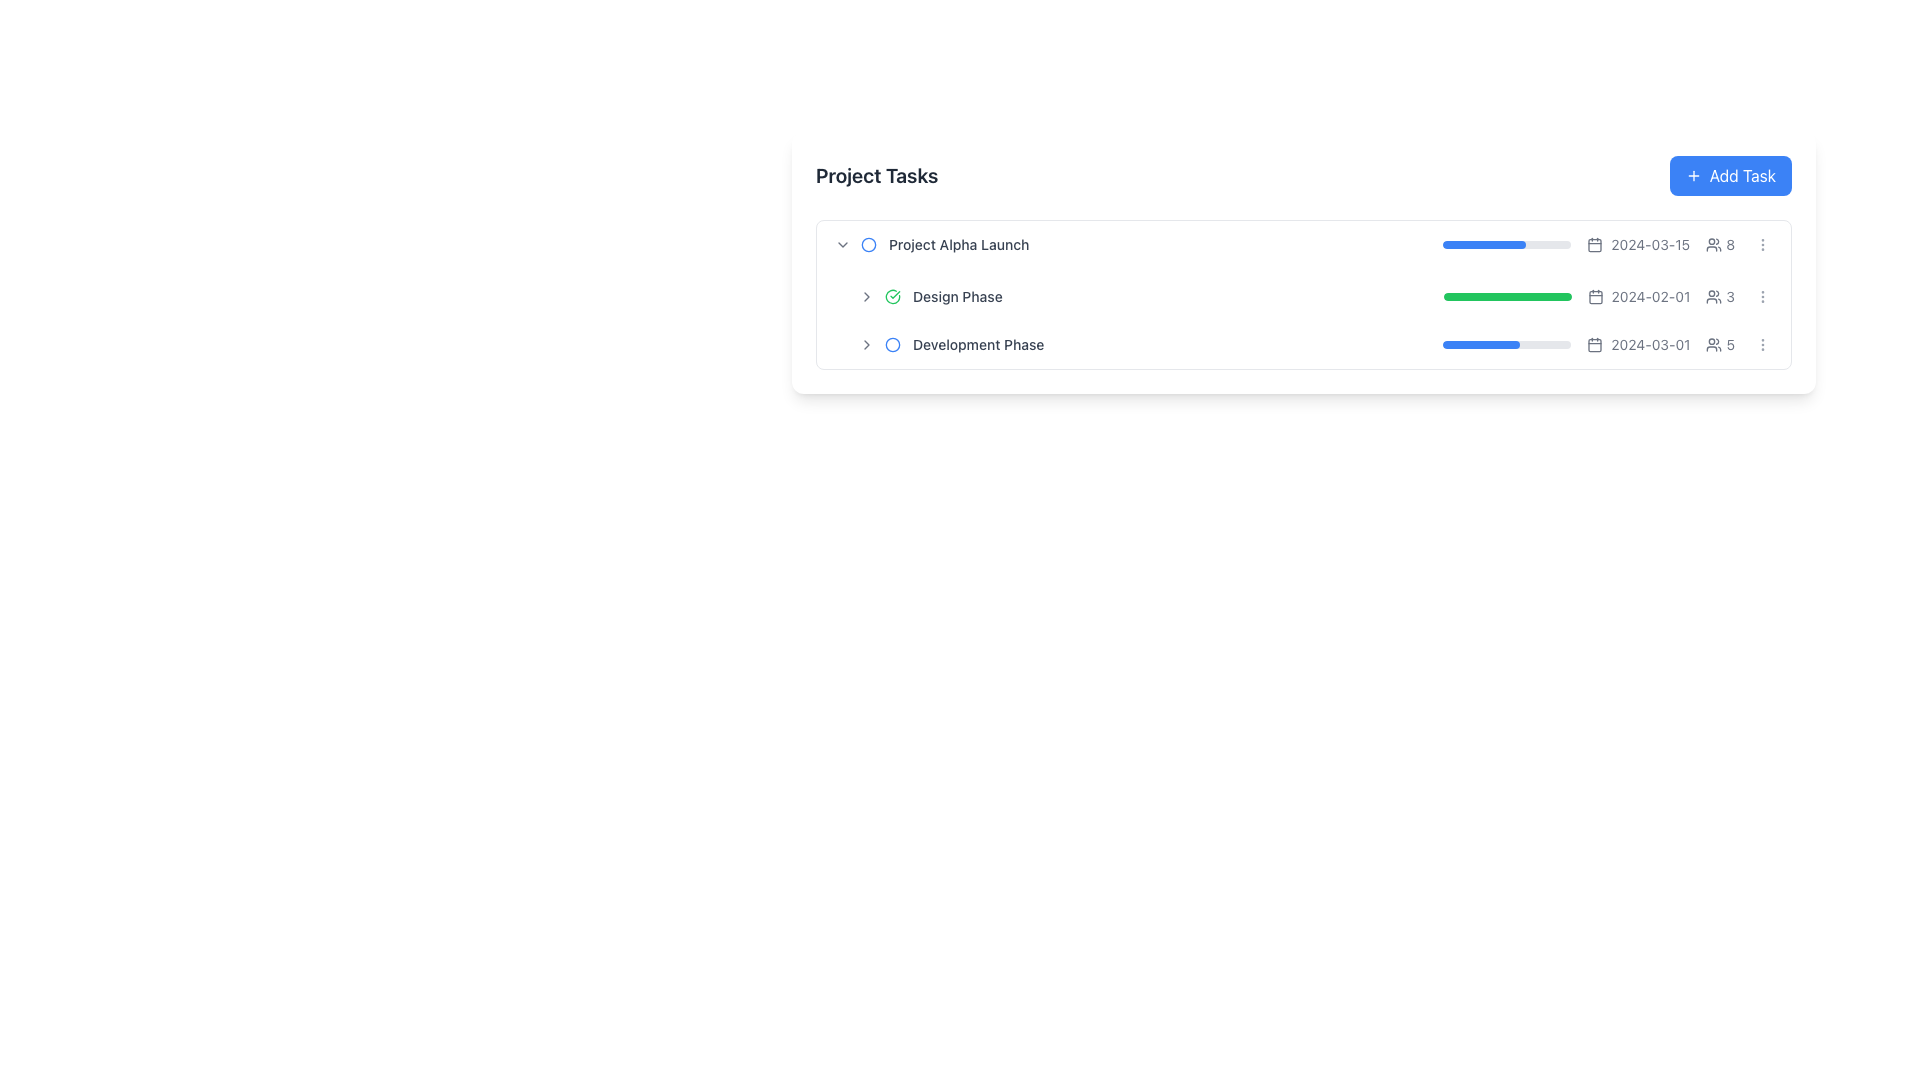 Image resolution: width=1920 pixels, height=1080 pixels. What do you see at coordinates (1651, 297) in the screenshot?
I see `the static text label displaying the date '2024-02-01' that is styled in grey and small font, located next to a calendar icon in the task row` at bounding box center [1651, 297].